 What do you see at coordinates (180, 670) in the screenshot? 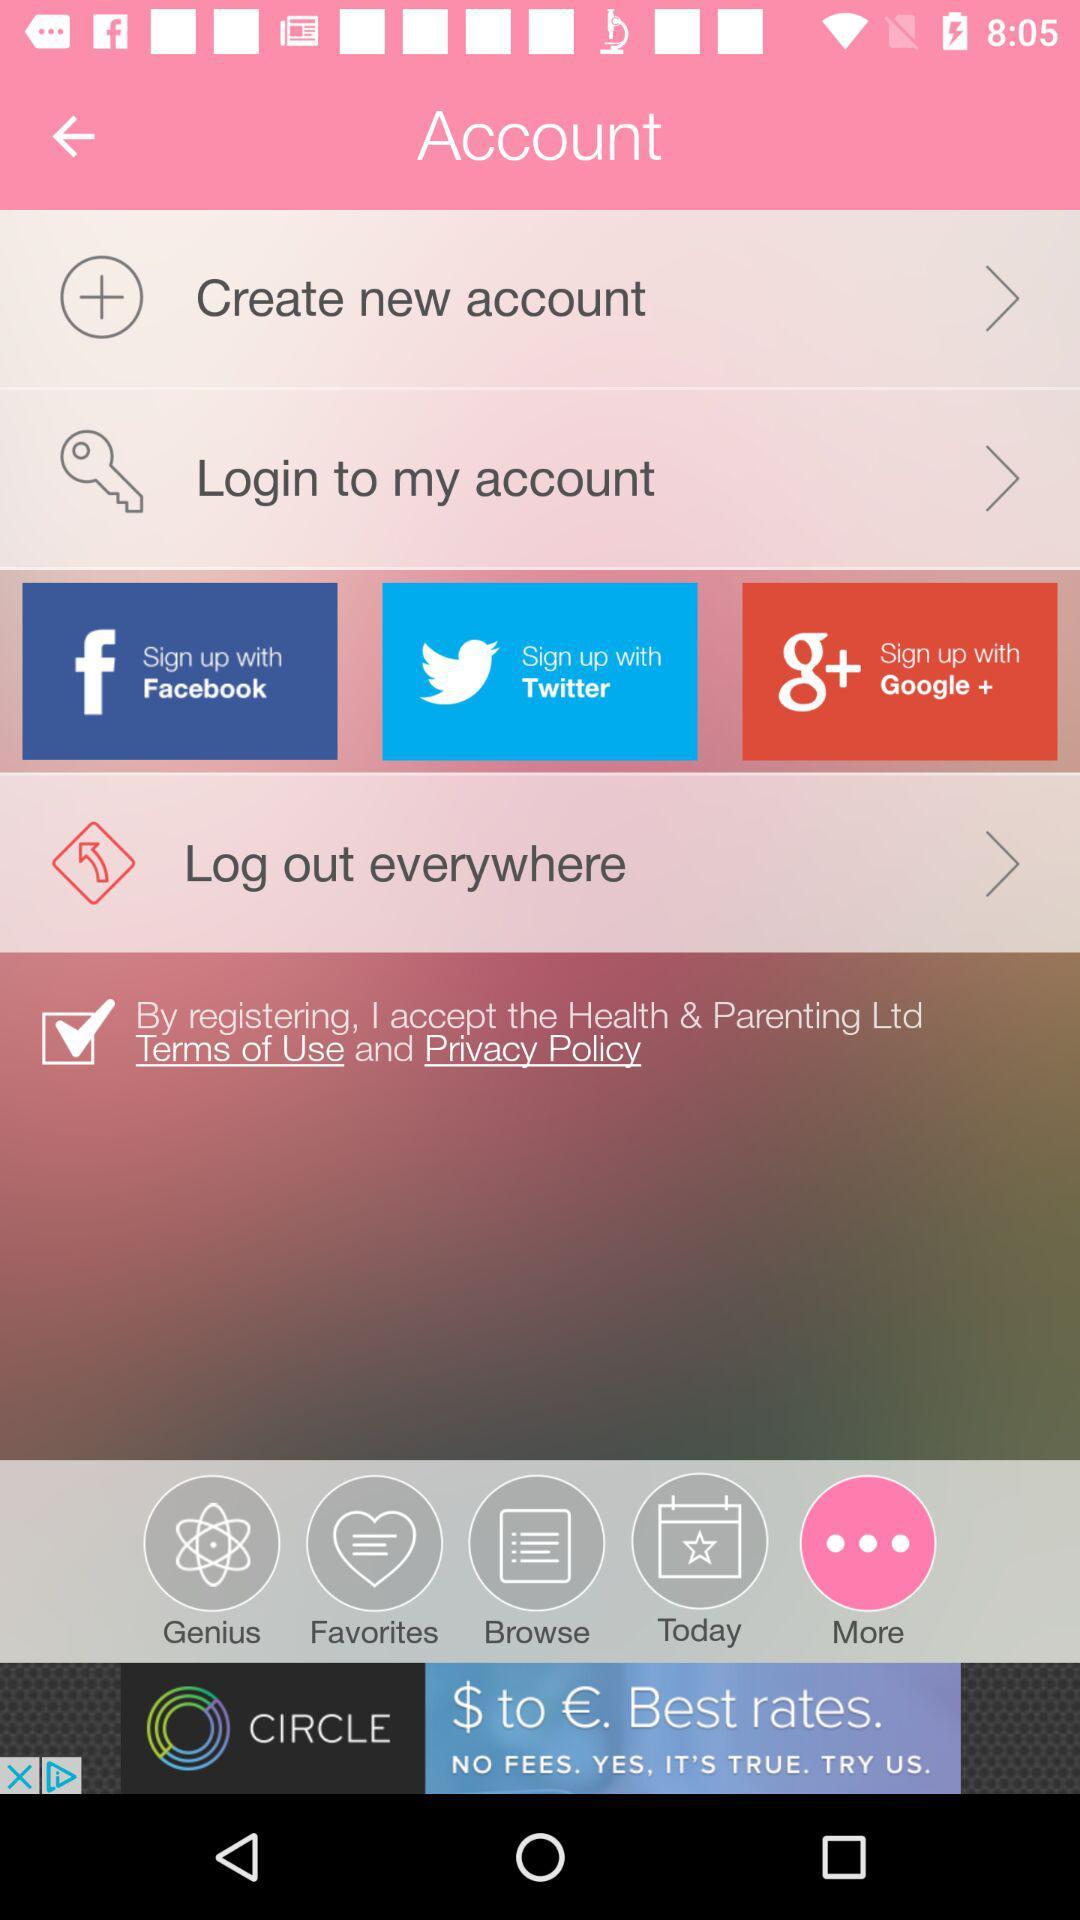
I see `sign up with fb` at bounding box center [180, 670].